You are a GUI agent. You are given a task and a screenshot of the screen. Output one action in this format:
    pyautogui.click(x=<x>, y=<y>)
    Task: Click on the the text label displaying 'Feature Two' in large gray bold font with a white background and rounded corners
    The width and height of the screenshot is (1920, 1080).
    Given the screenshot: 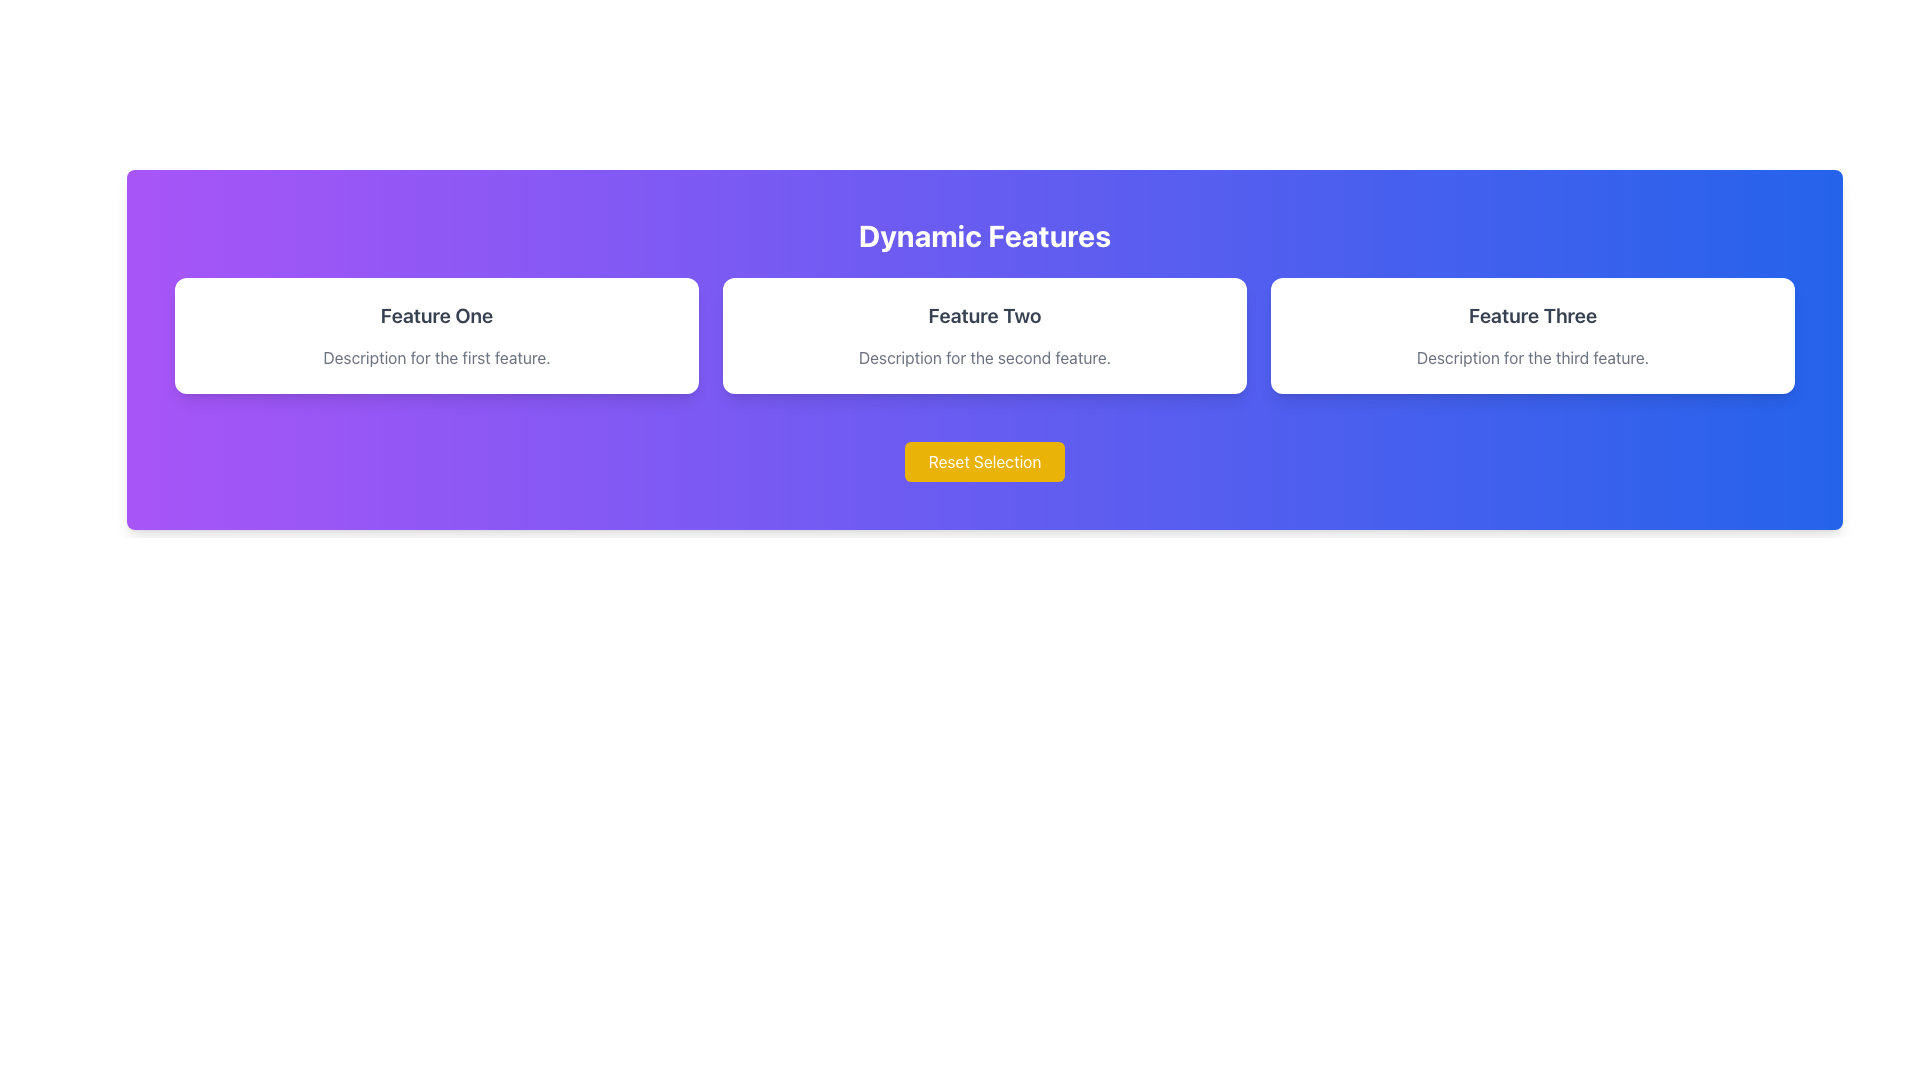 What is the action you would take?
    pyautogui.click(x=984, y=315)
    